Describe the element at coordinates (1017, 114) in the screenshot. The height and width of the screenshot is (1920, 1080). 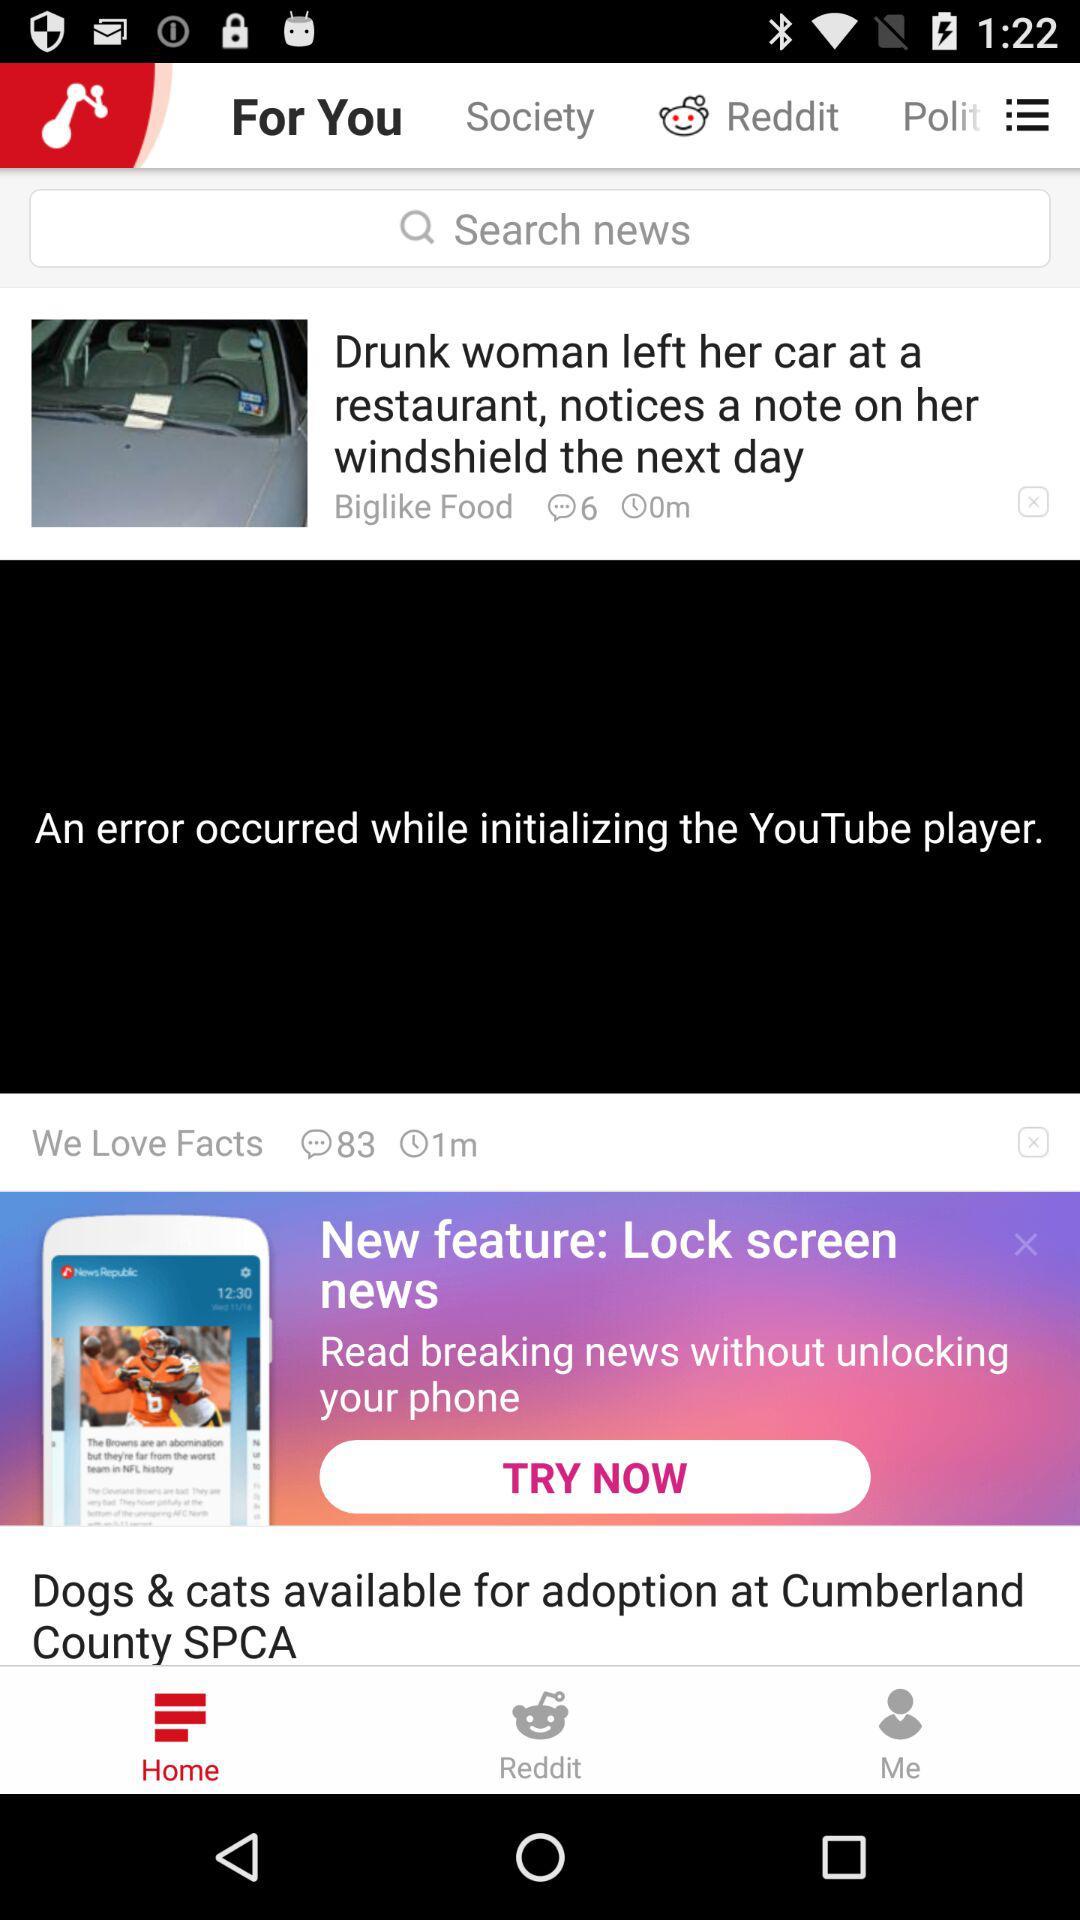
I see `app to the right of reddit` at that location.